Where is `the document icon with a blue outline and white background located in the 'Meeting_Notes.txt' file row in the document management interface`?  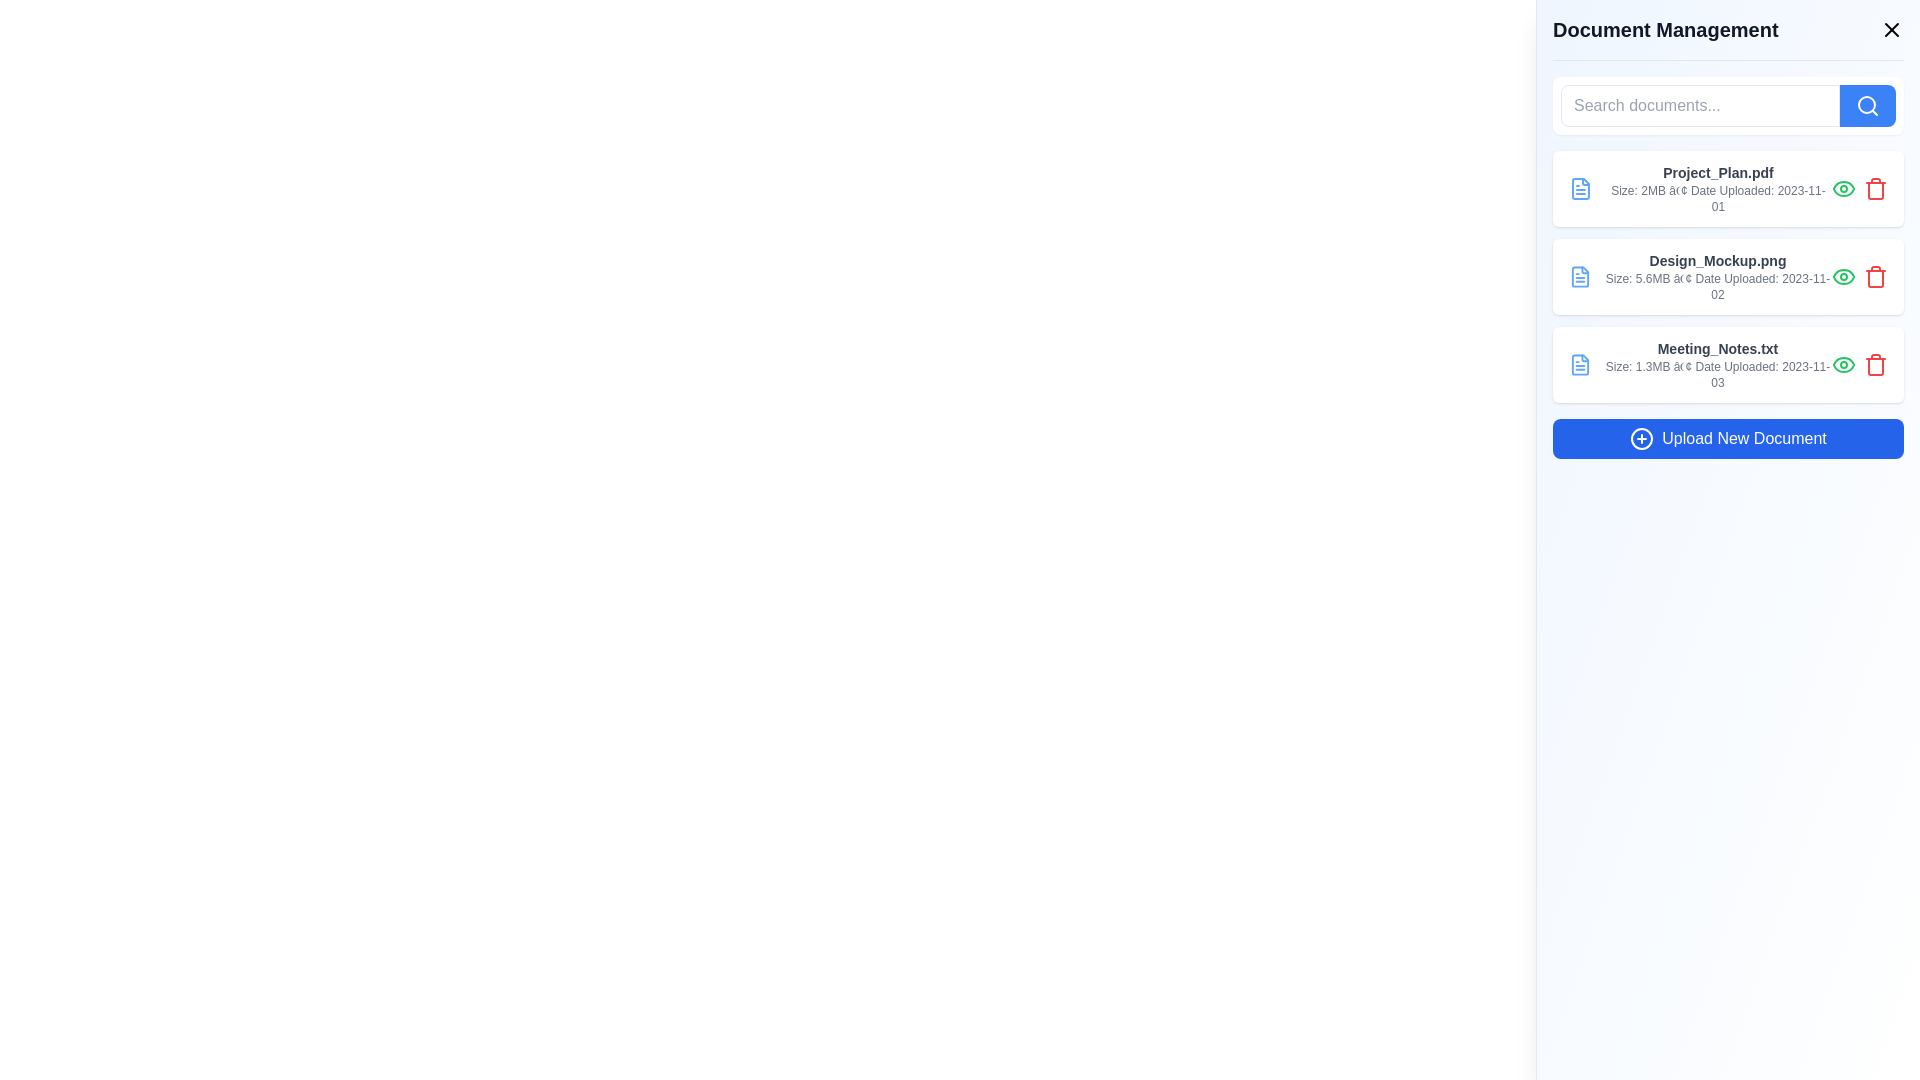
the document icon with a blue outline and white background located in the 'Meeting_Notes.txt' file row in the document management interface is located at coordinates (1579, 365).